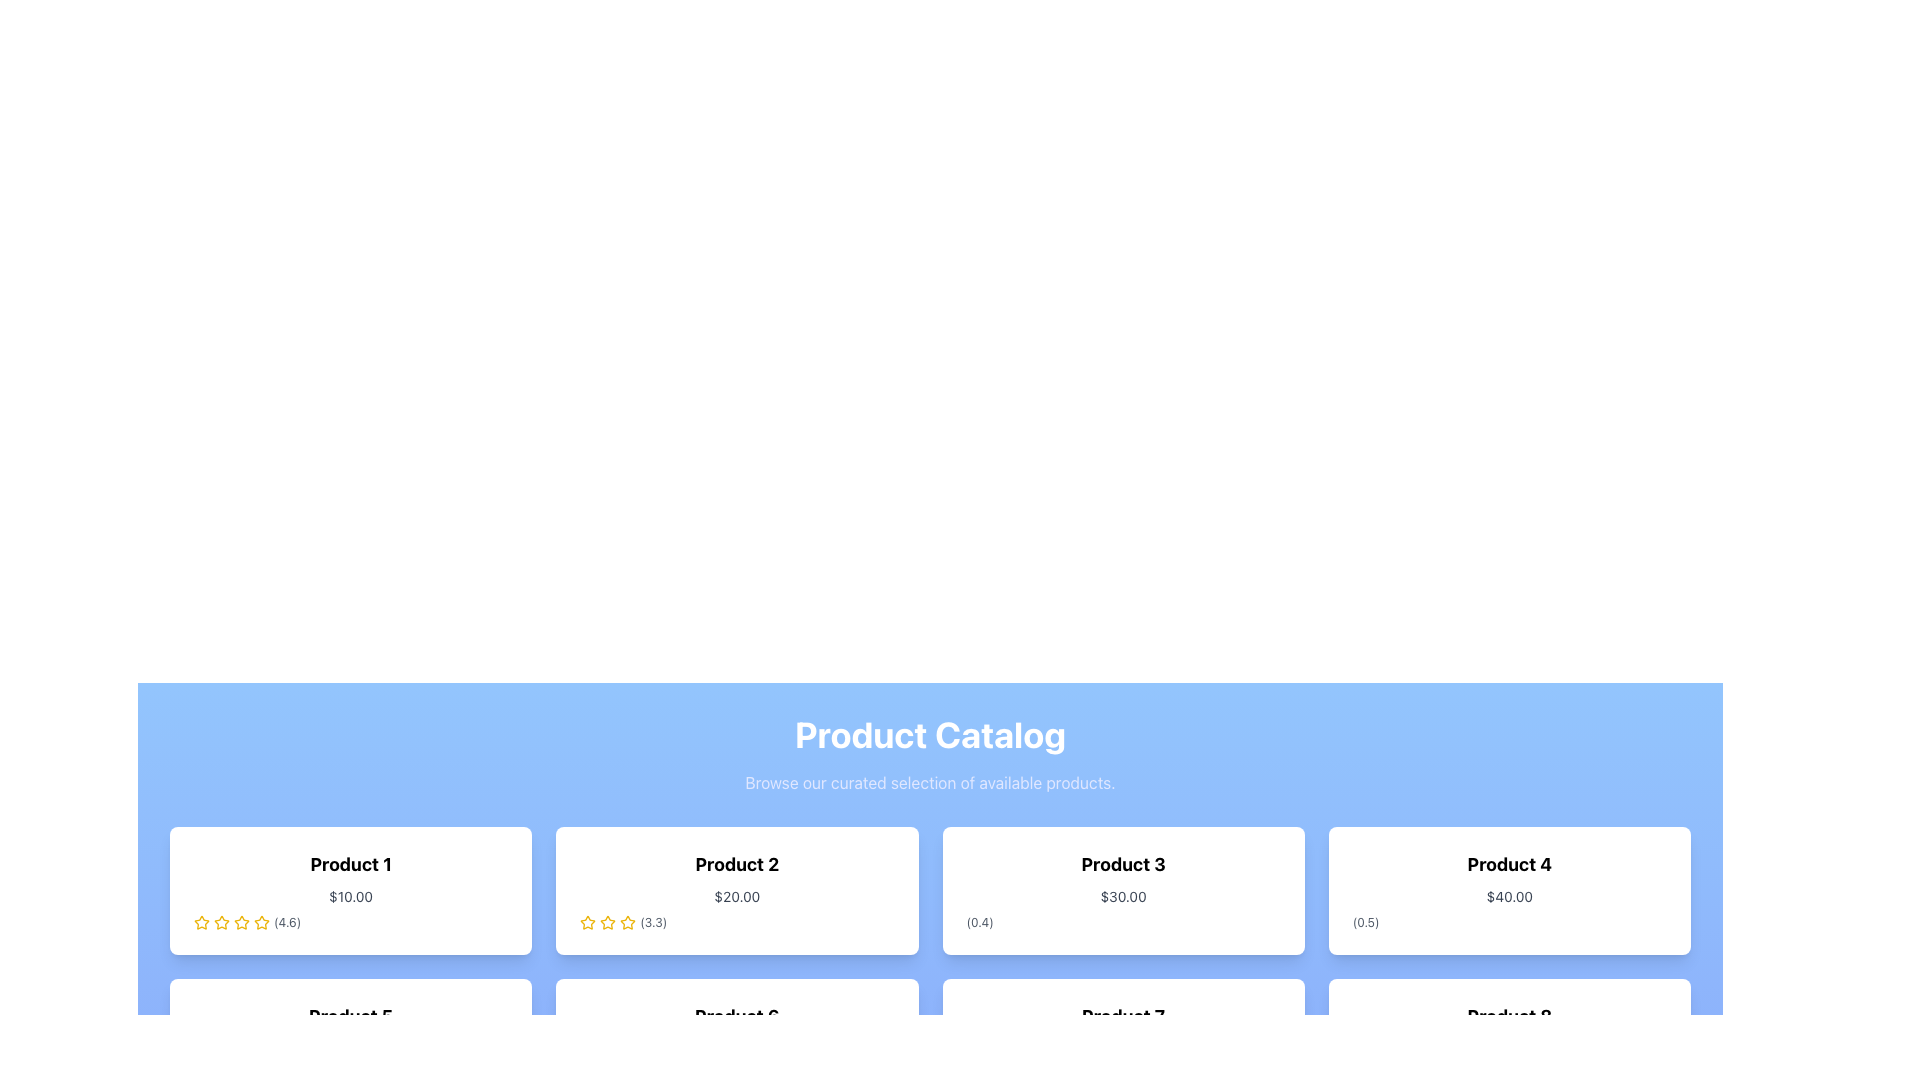 The height and width of the screenshot is (1080, 1920). I want to click on bold black text label 'Product 4' located at the top of the fourth card in the first row of the product catalog, so click(1509, 863).